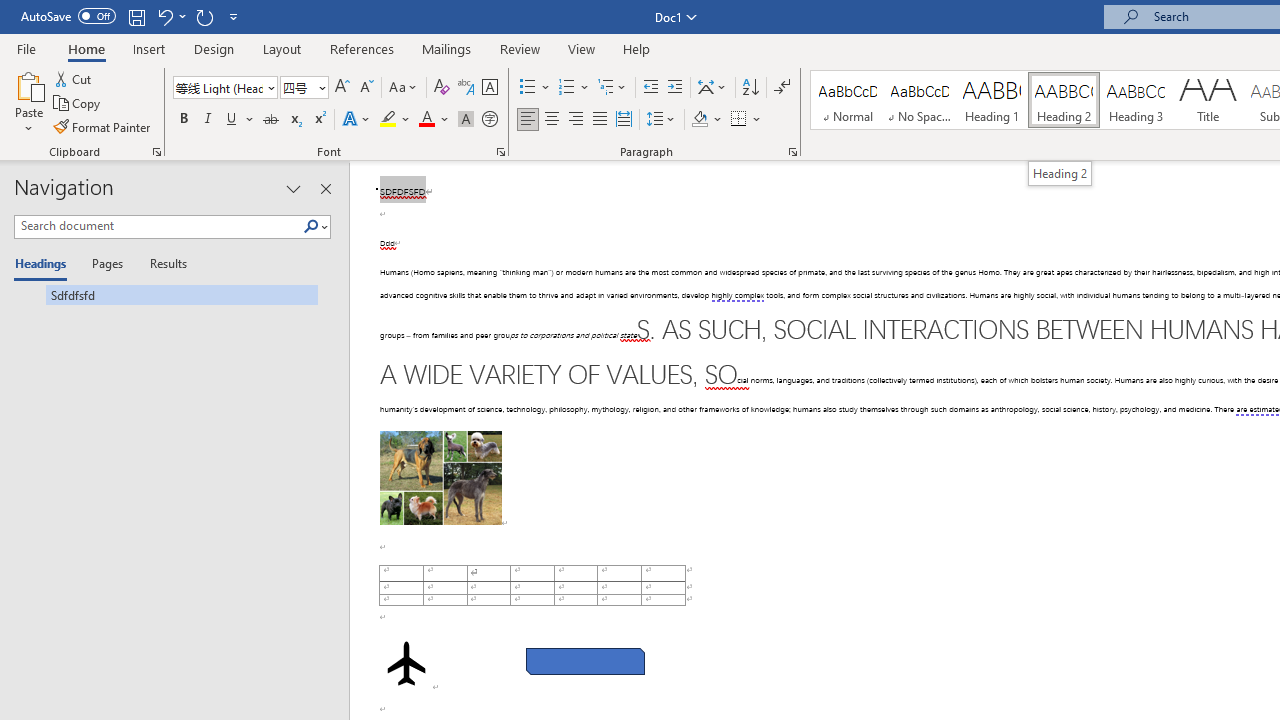  I want to click on 'Copy', so click(78, 103).